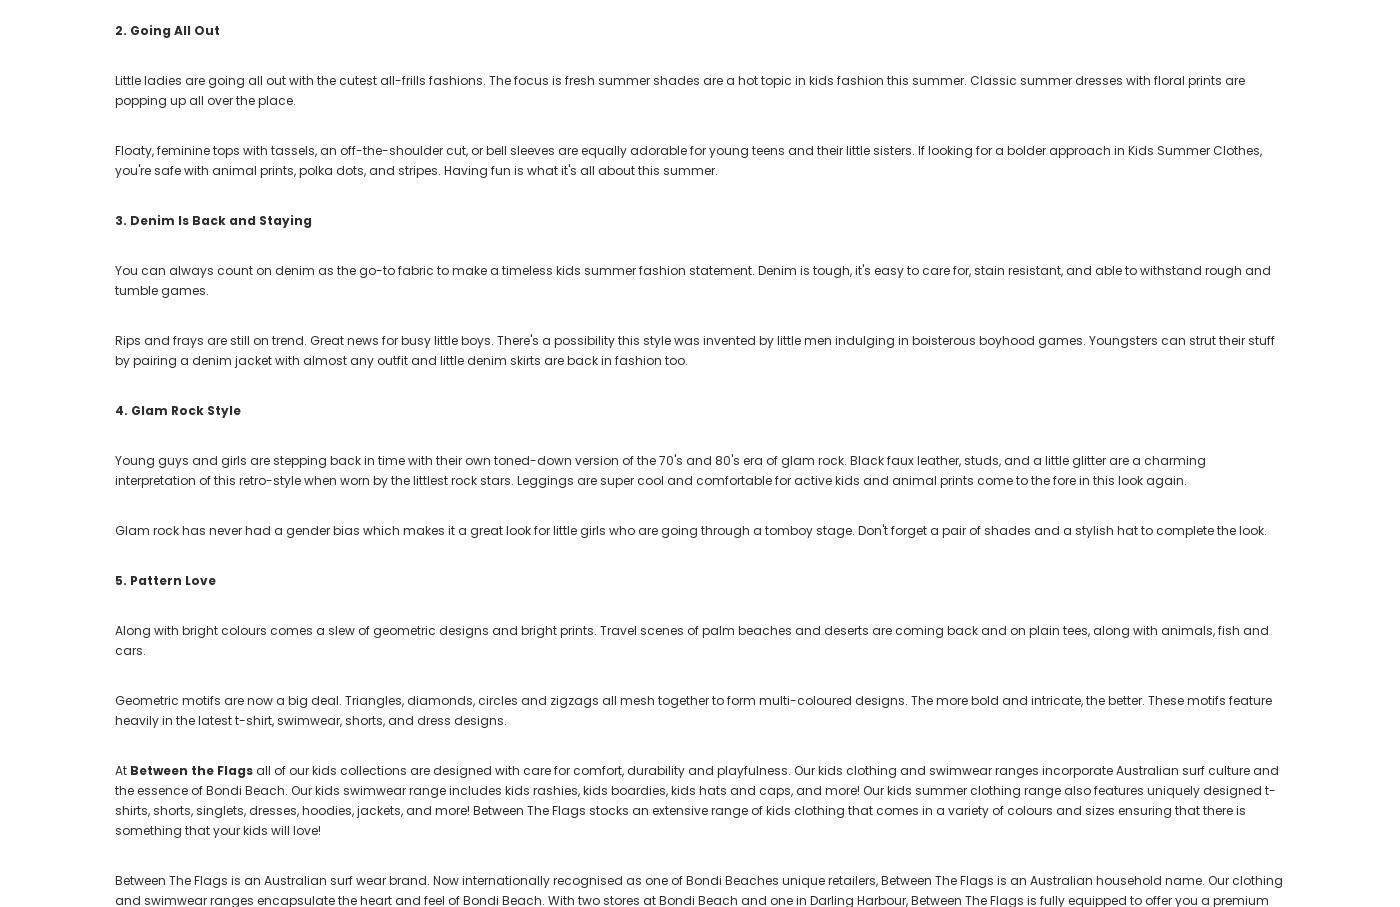 The image size is (1400, 907). I want to click on 'Glam rock has never had a gender bias which makes it a great look for little girls who are going through a tomboy stage. Don't forget a pair of shades and a stylish hat to complete the look.', so click(691, 529).